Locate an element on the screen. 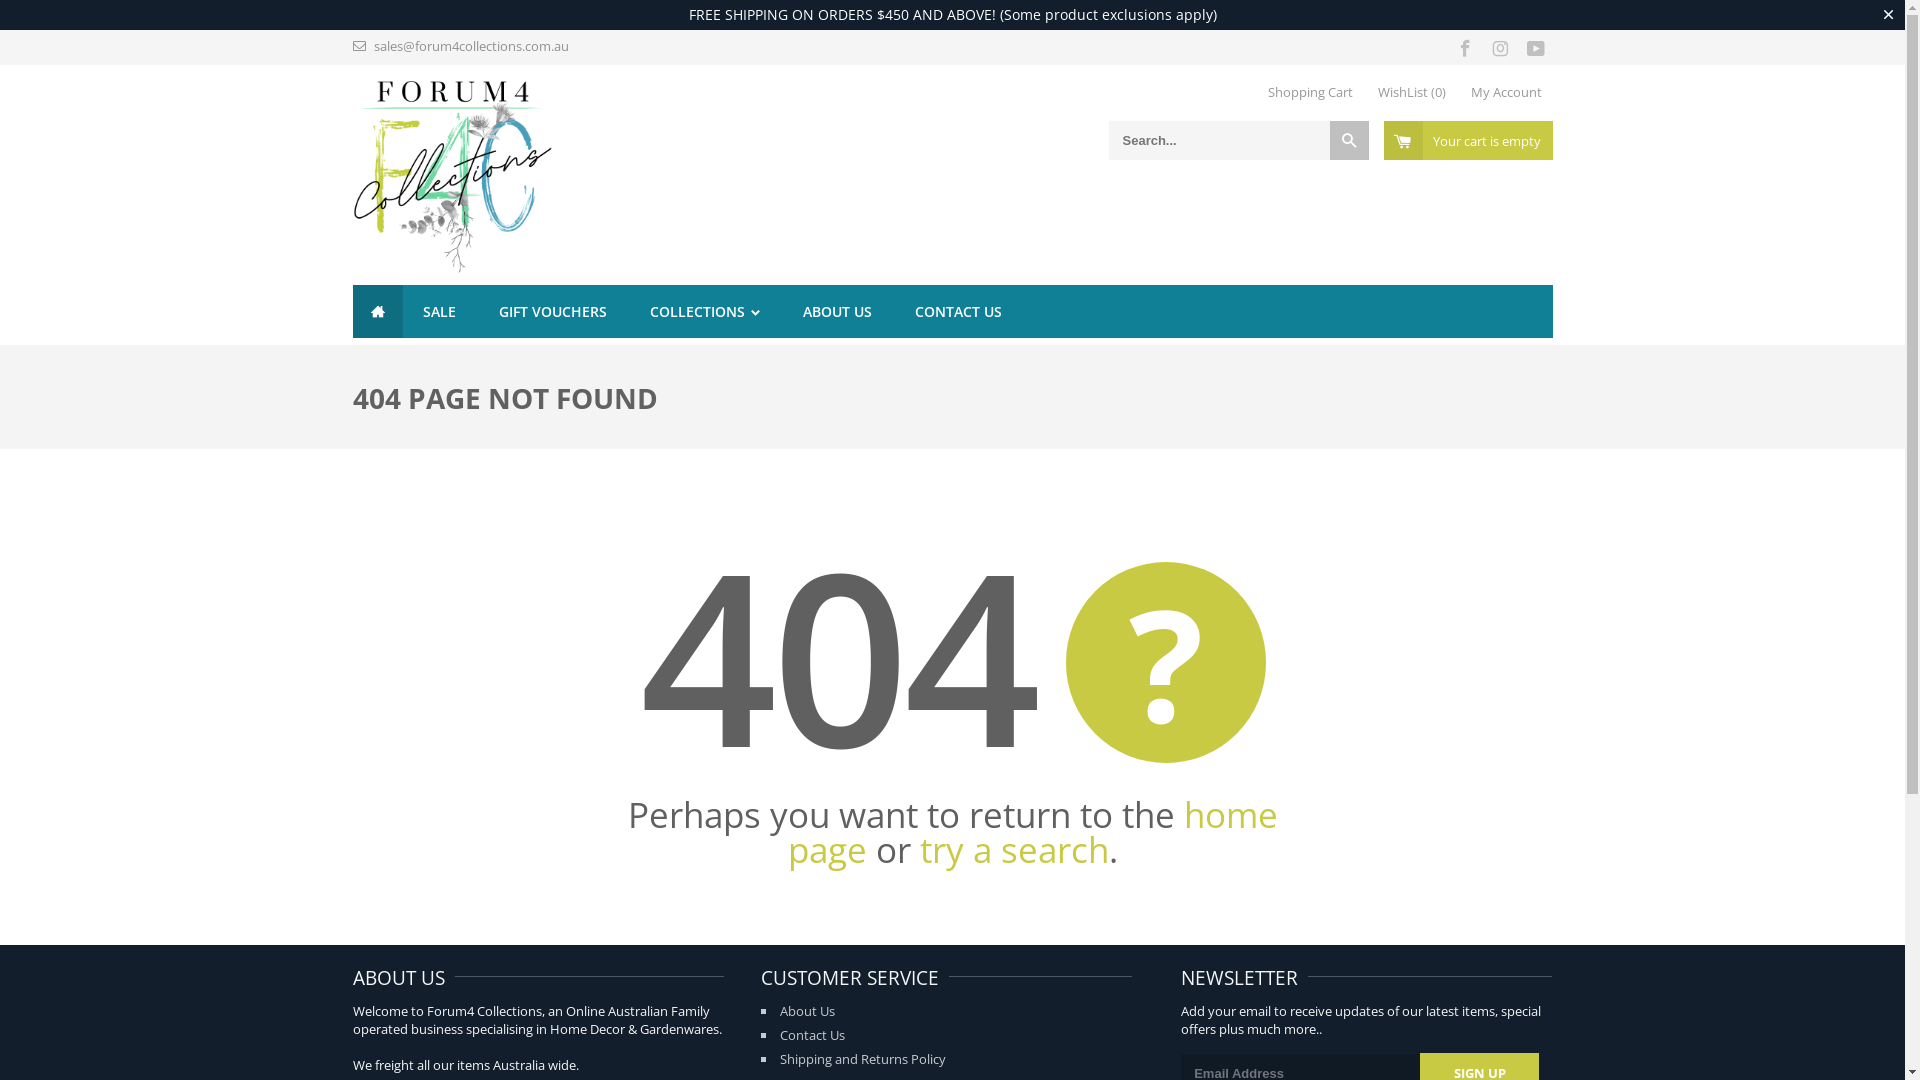  'Shopping Cart' is located at coordinates (1310, 92).